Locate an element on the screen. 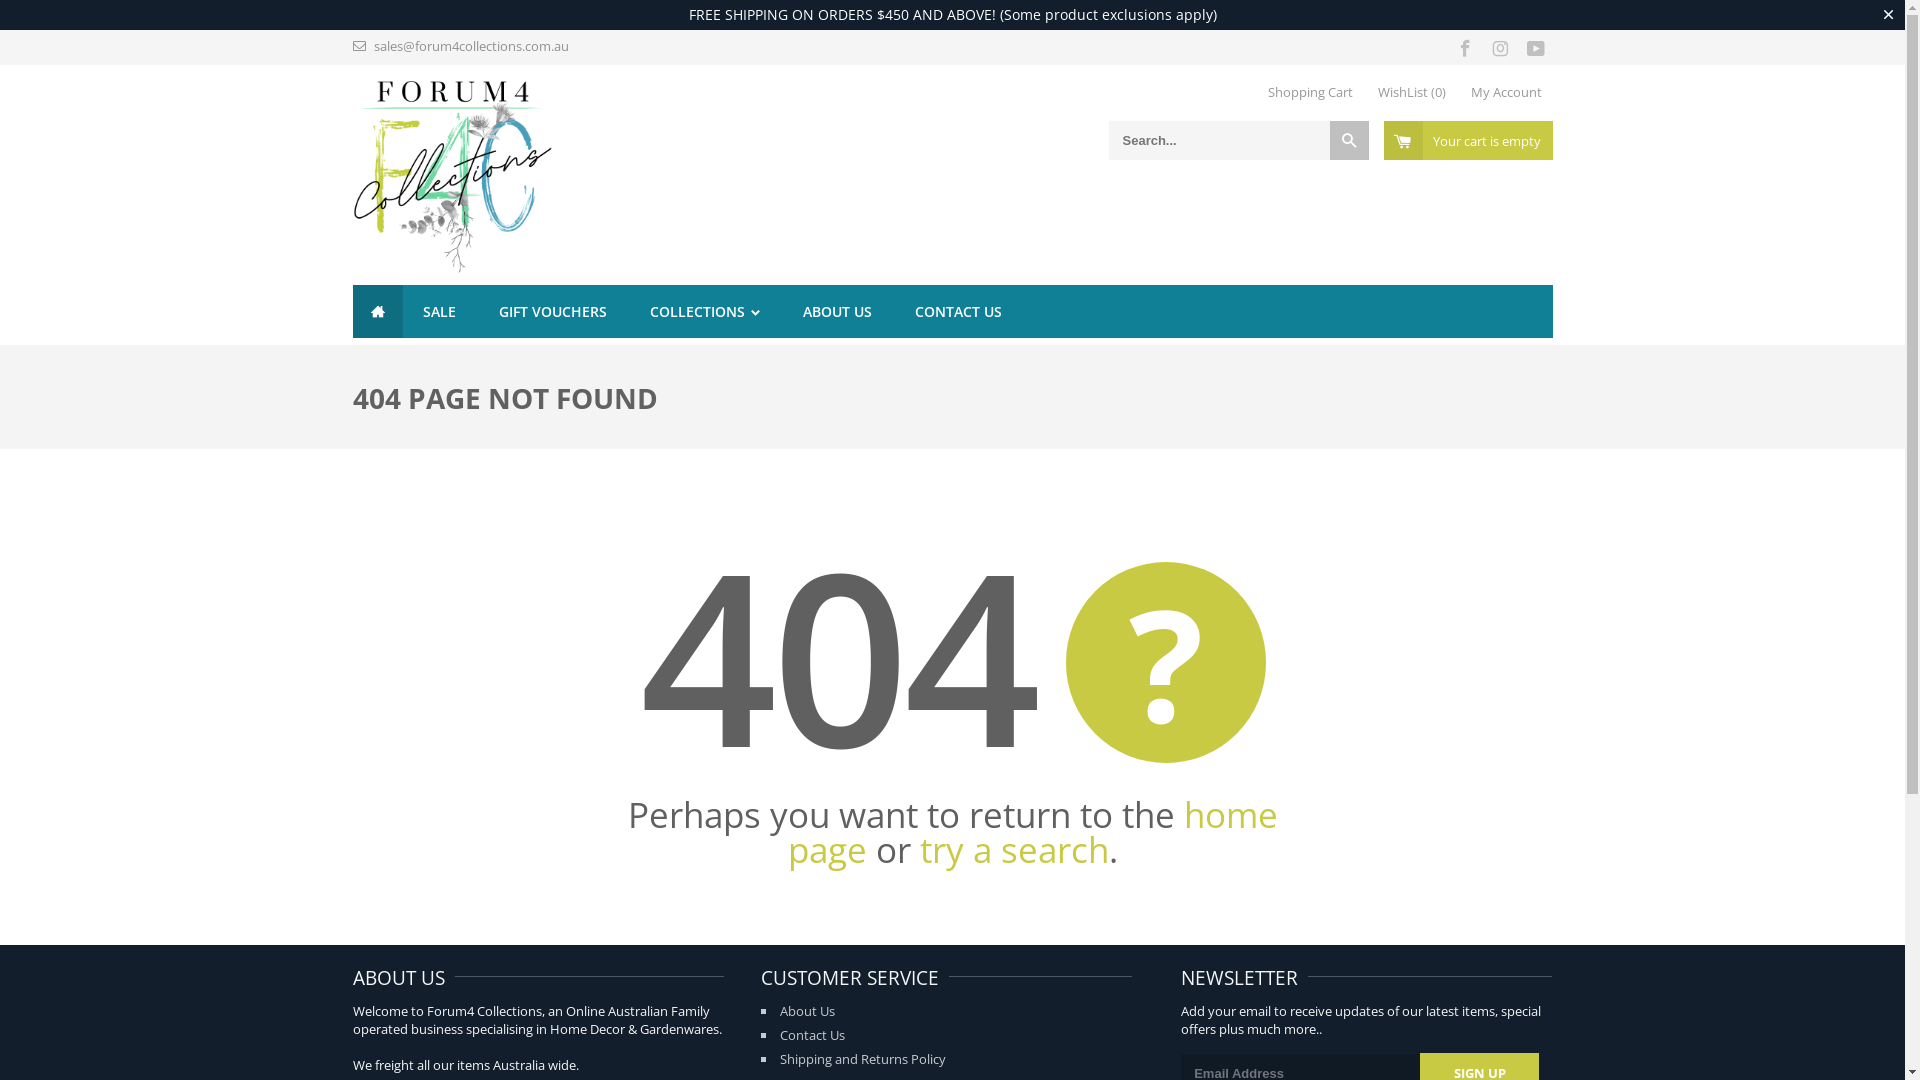  'Shopping Cart' is located at coordinates (1310, 92).